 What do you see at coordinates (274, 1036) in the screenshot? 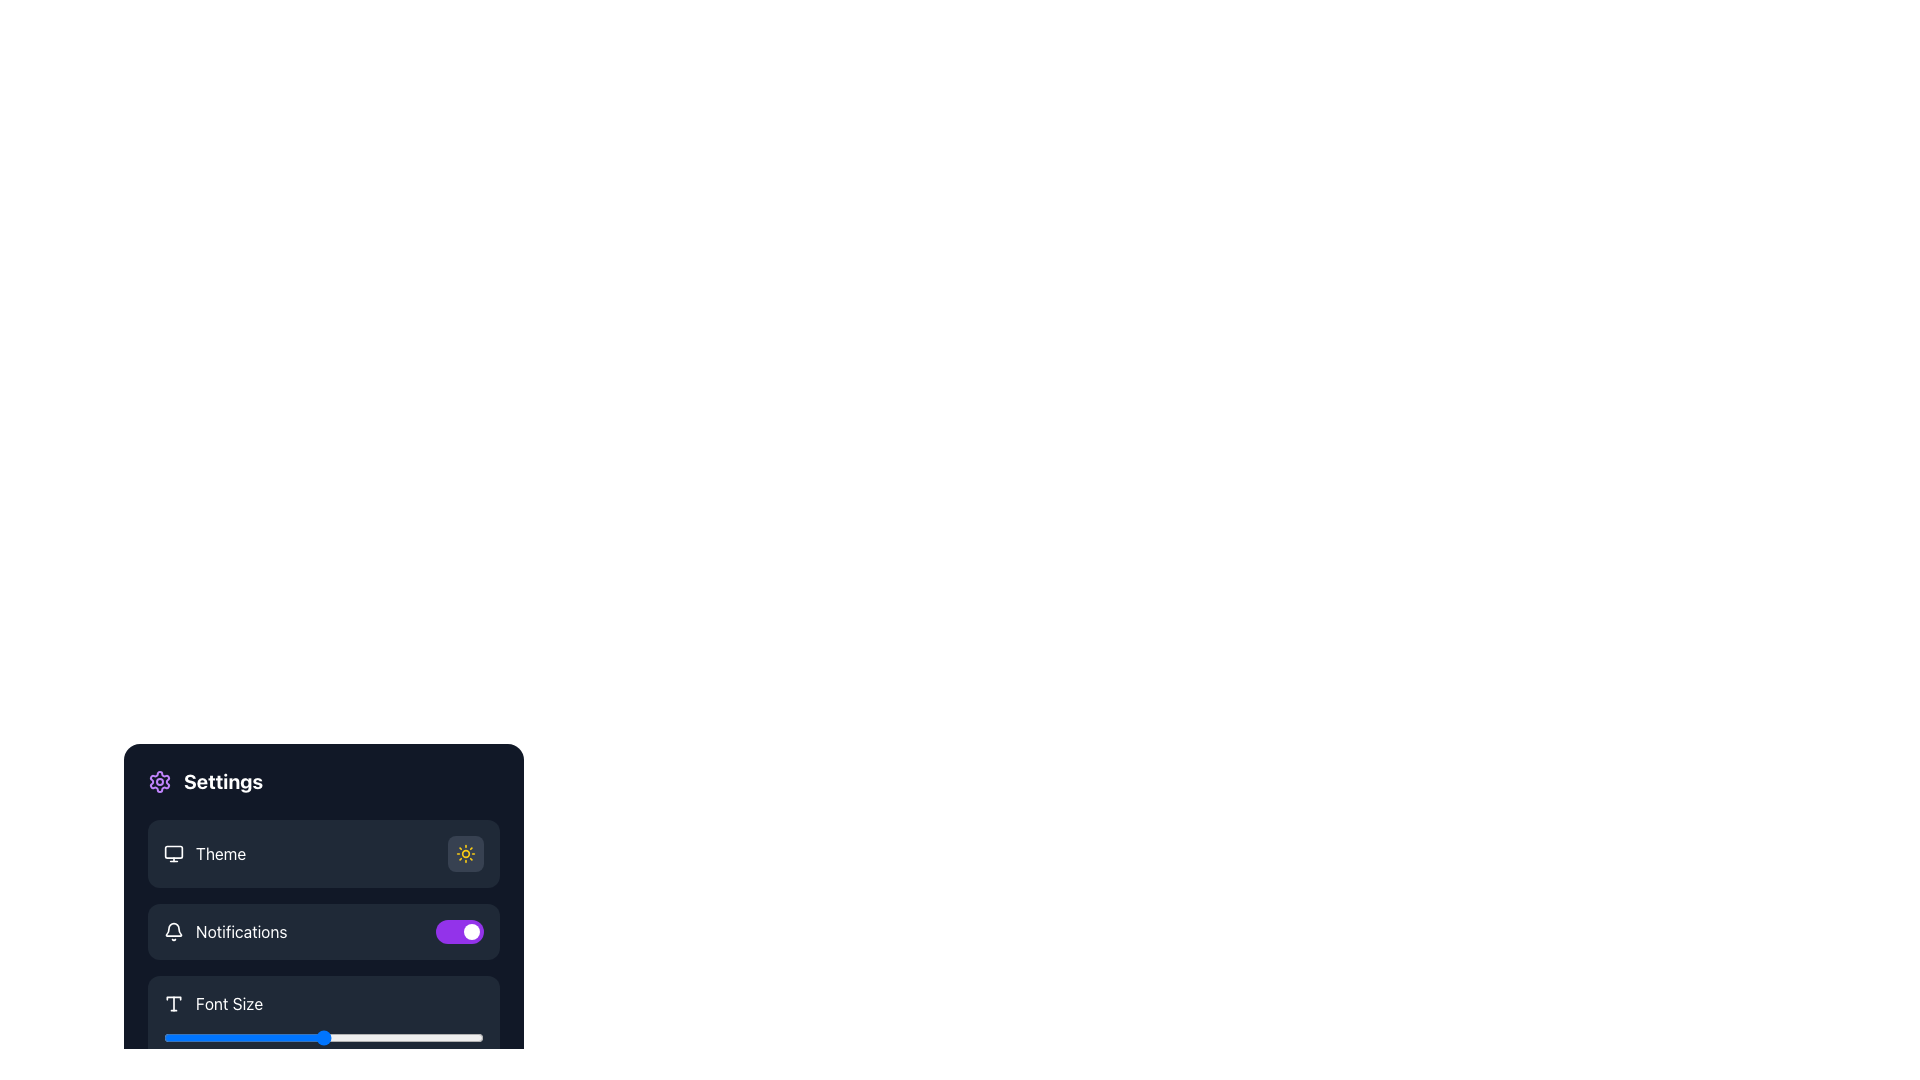
I see `the font size` at bounding box center [274, 1036].